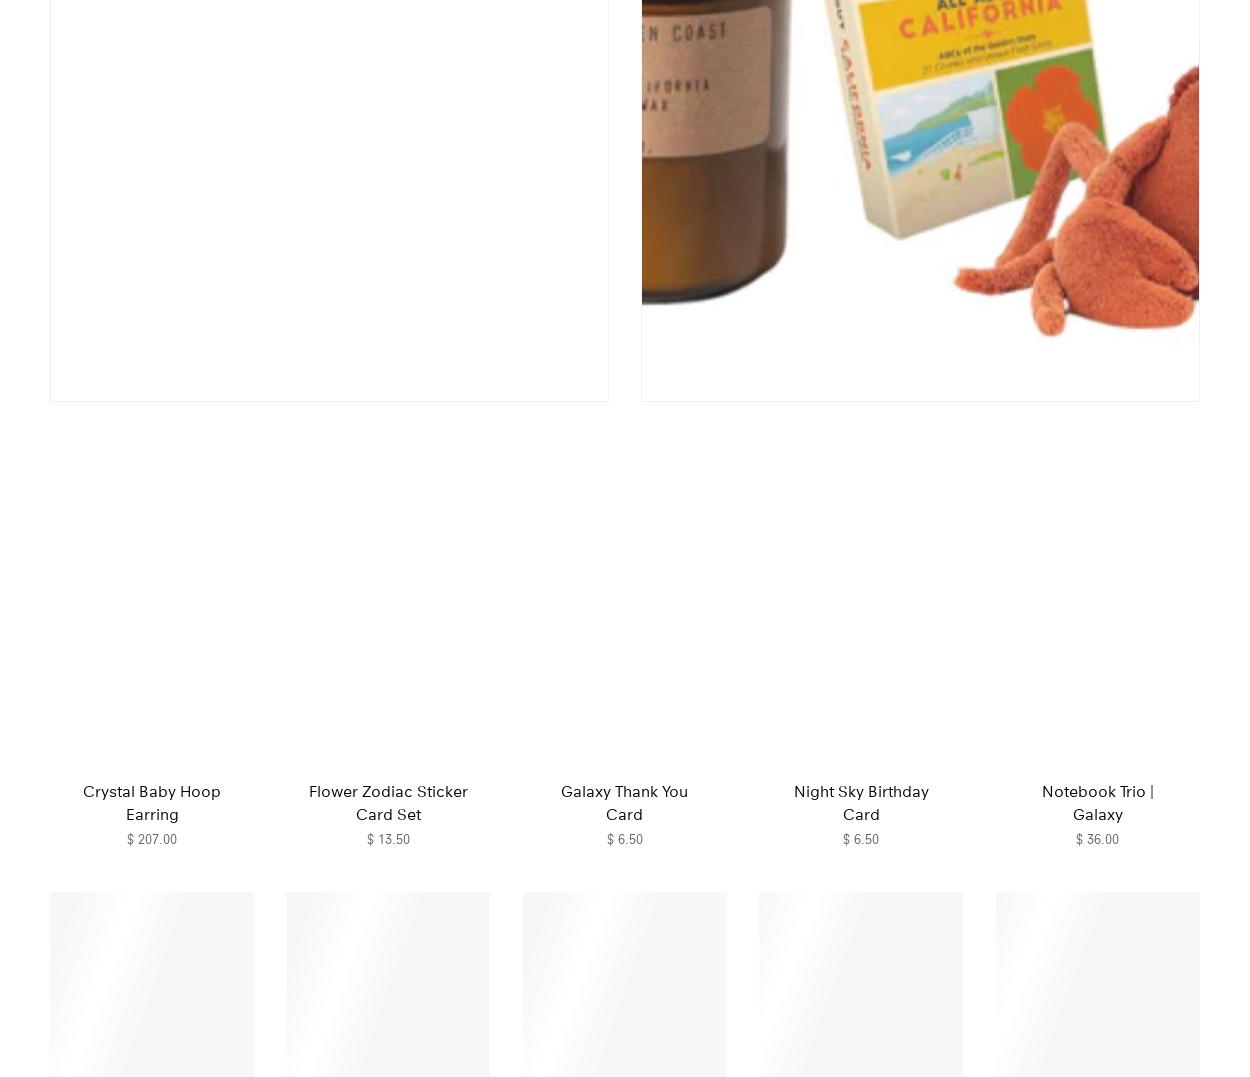 This screenshot has width=1250, height=1077. Describe the element at coordinates (625, 464) in the screenshot. I see `'Gifts for the Stargazer'` at that location.